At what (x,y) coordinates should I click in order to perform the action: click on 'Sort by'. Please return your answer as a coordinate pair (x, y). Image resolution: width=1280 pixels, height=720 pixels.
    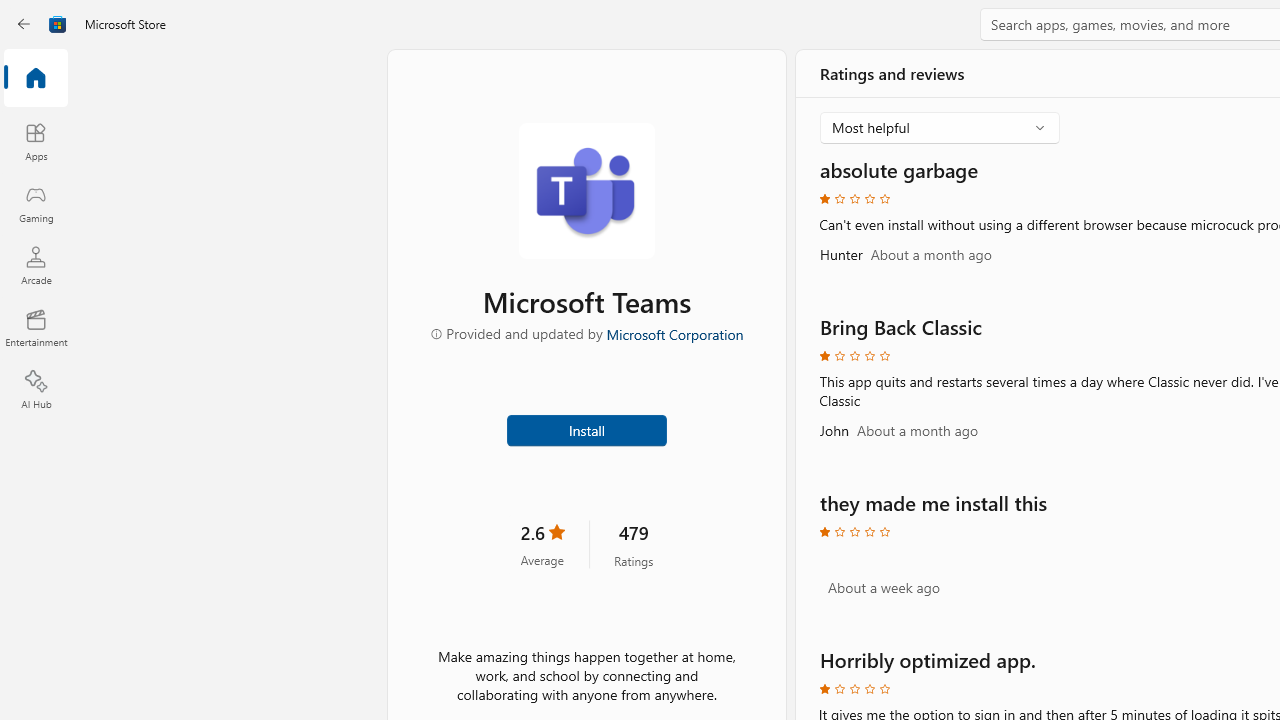
    Looking at the image, I should click on (939, 128).